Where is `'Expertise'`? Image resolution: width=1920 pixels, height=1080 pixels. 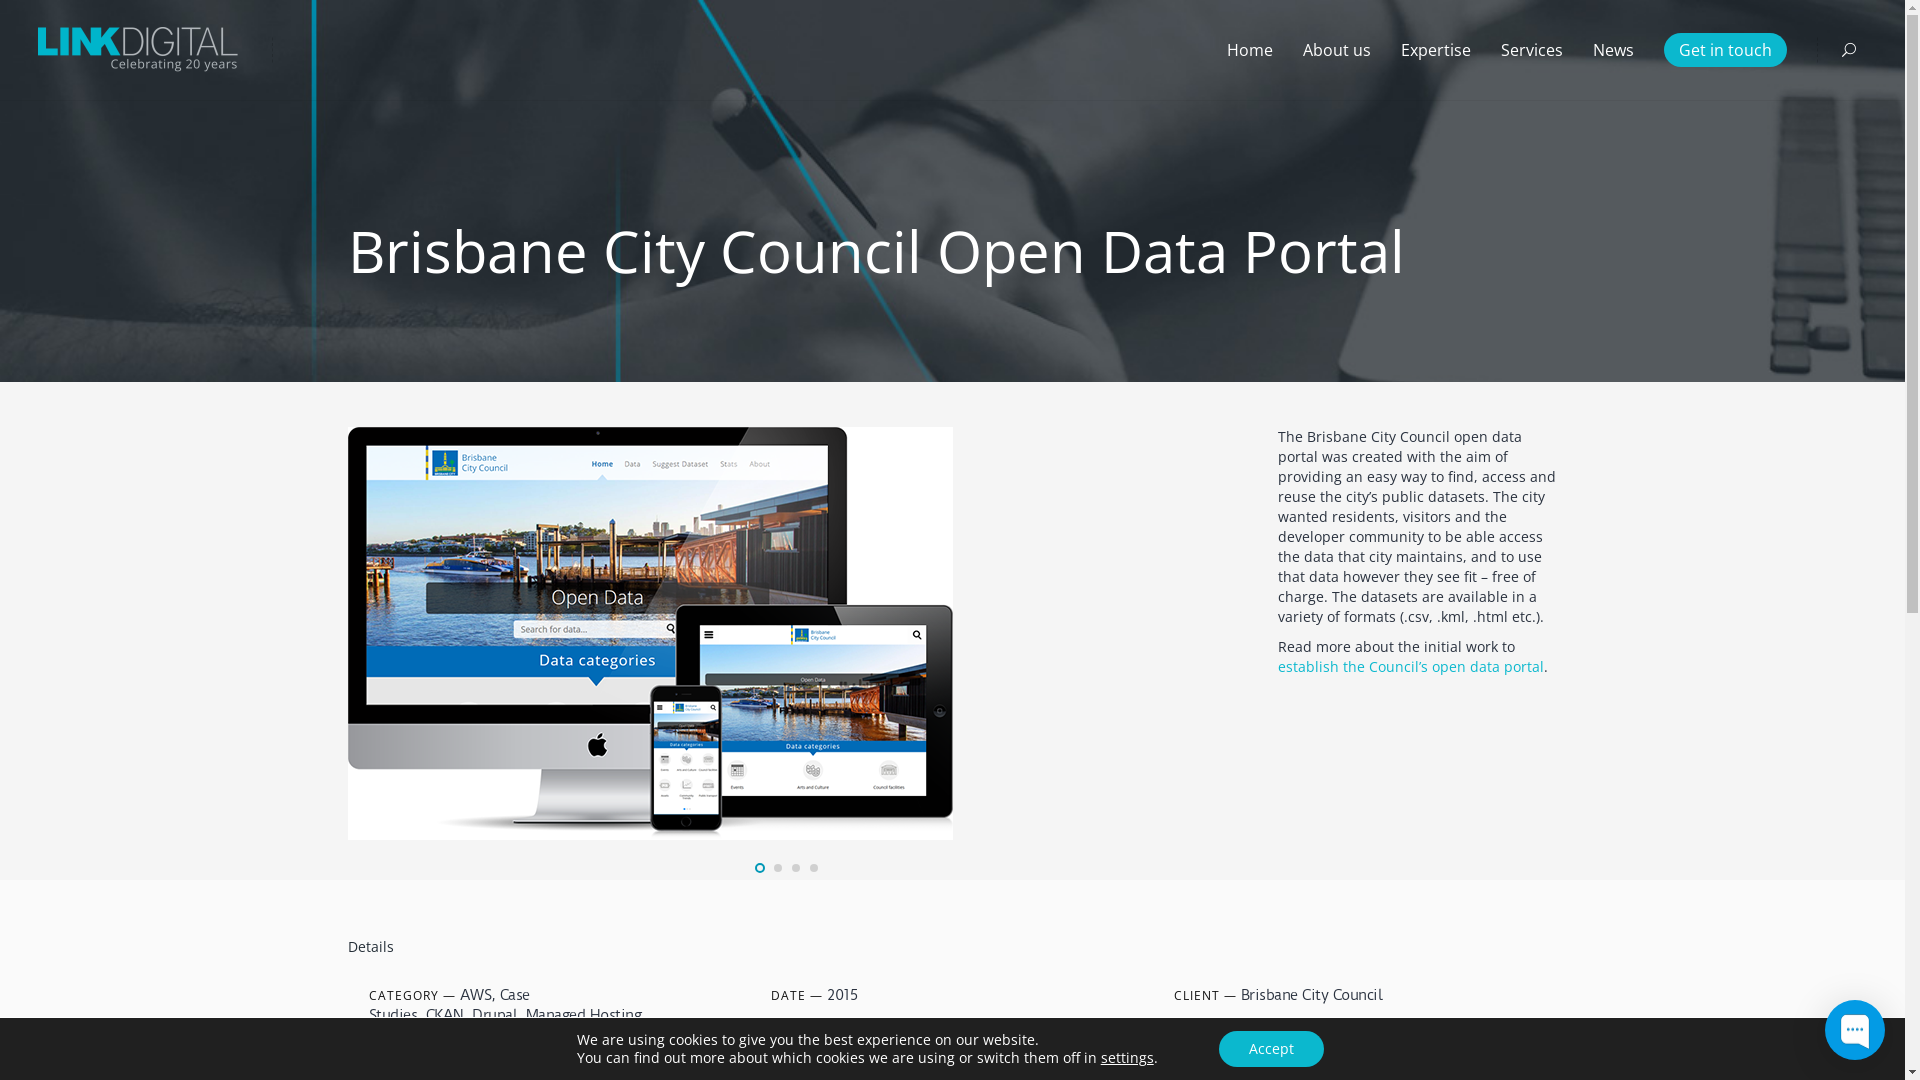 'Expertise' is located at coordinates (1434, 49).